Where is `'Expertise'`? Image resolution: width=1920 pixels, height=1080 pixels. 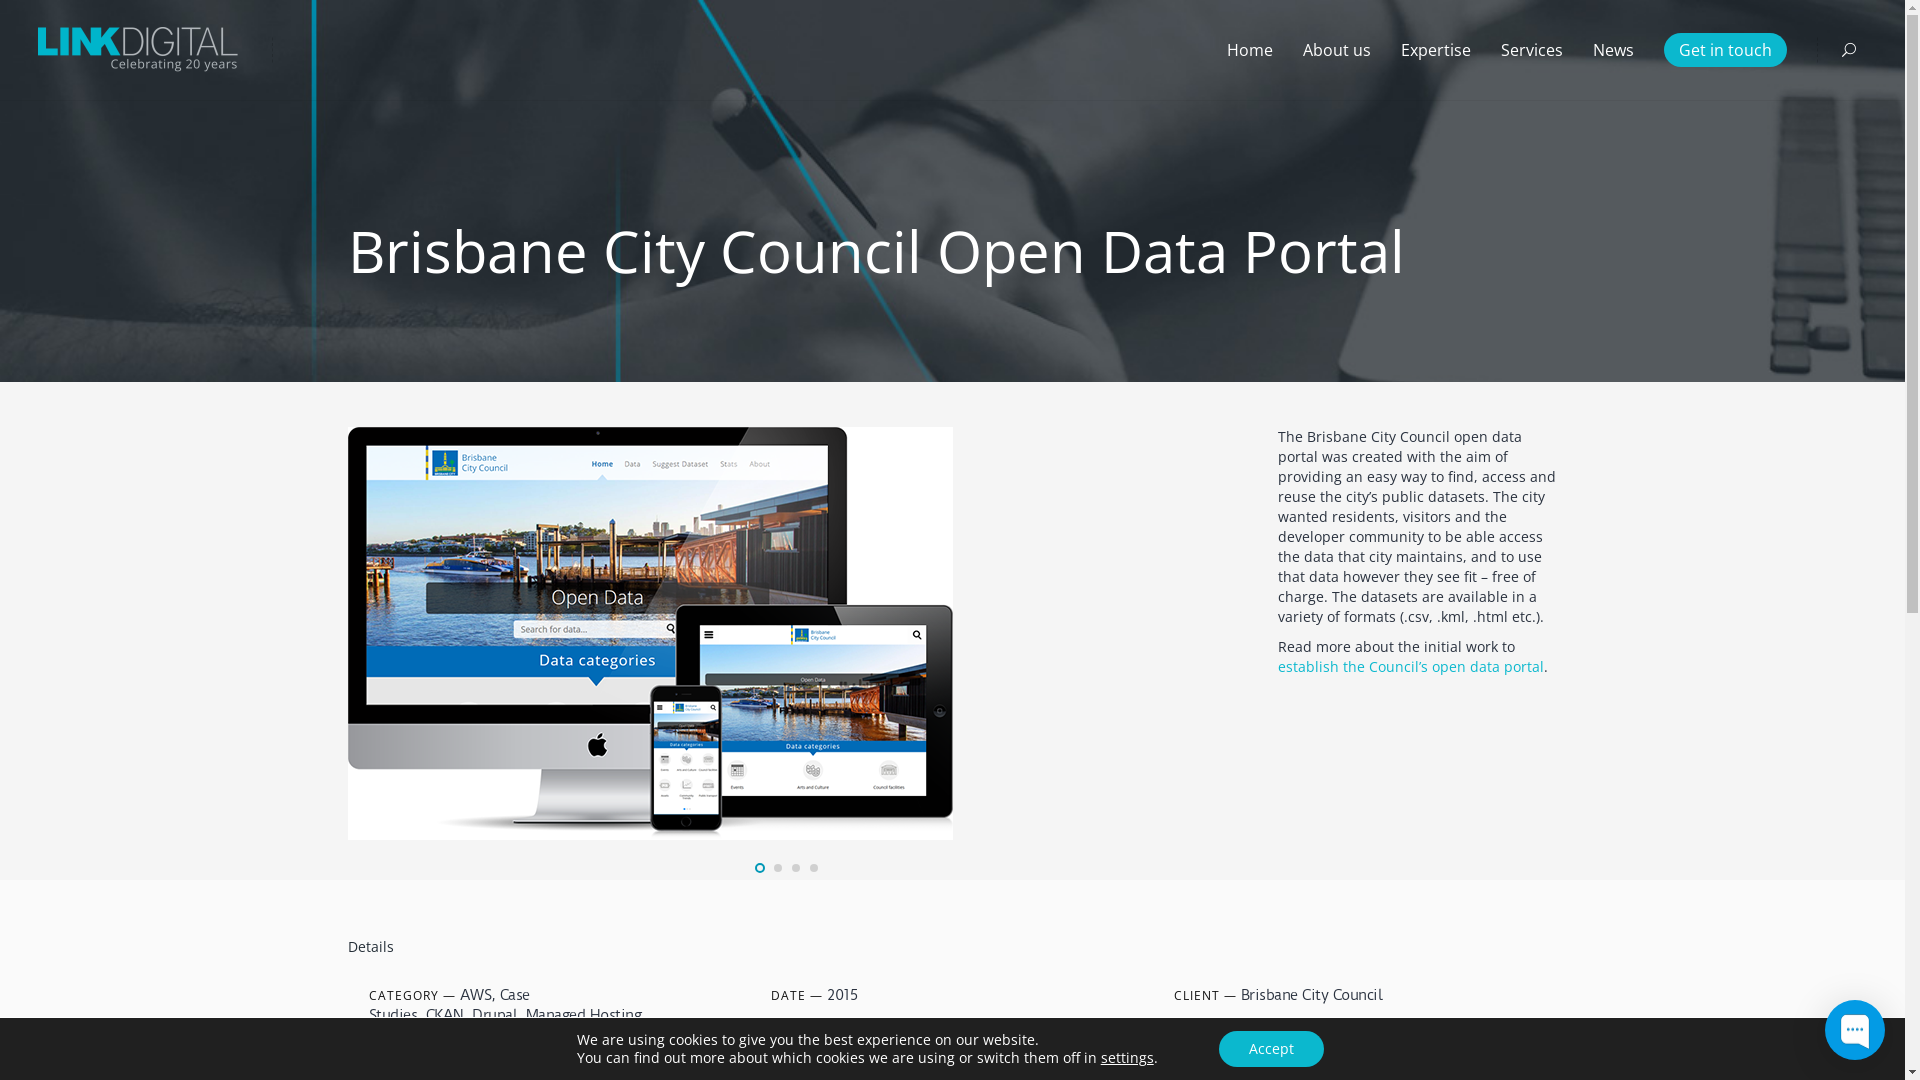 'Expertise' is located at coordinates (1434, 49).